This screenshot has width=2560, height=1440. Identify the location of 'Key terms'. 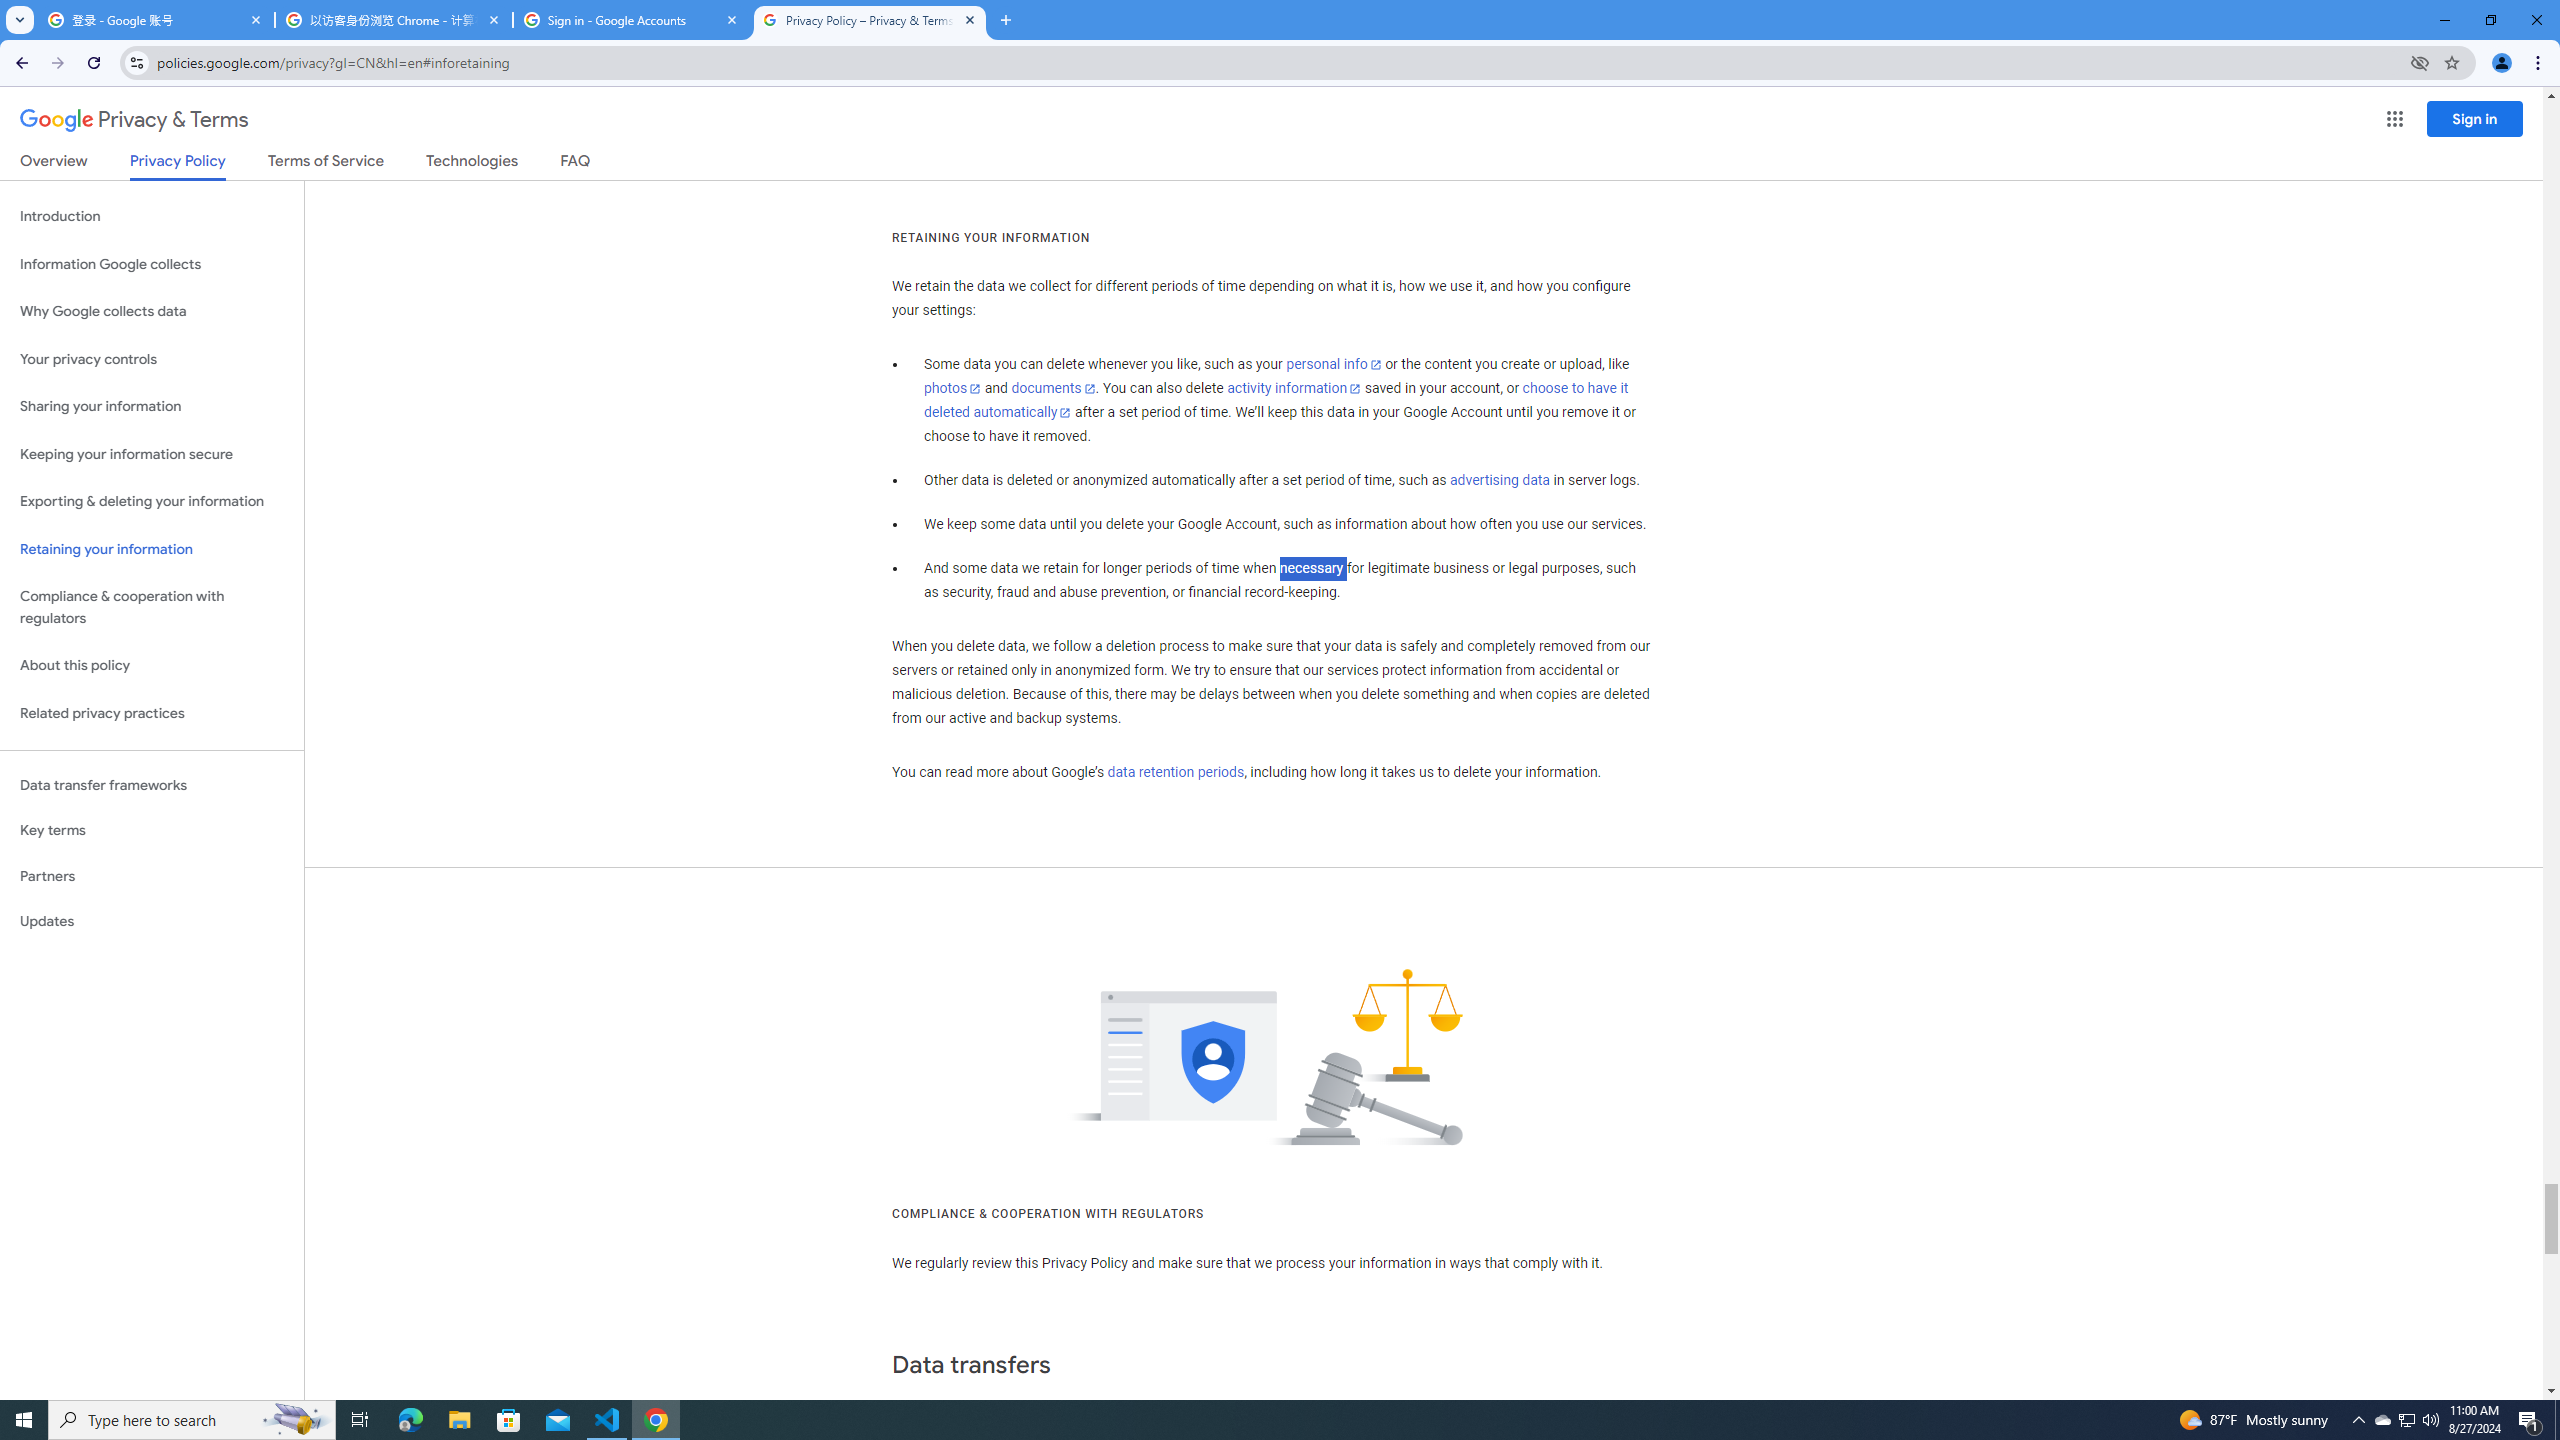
(151, 830).